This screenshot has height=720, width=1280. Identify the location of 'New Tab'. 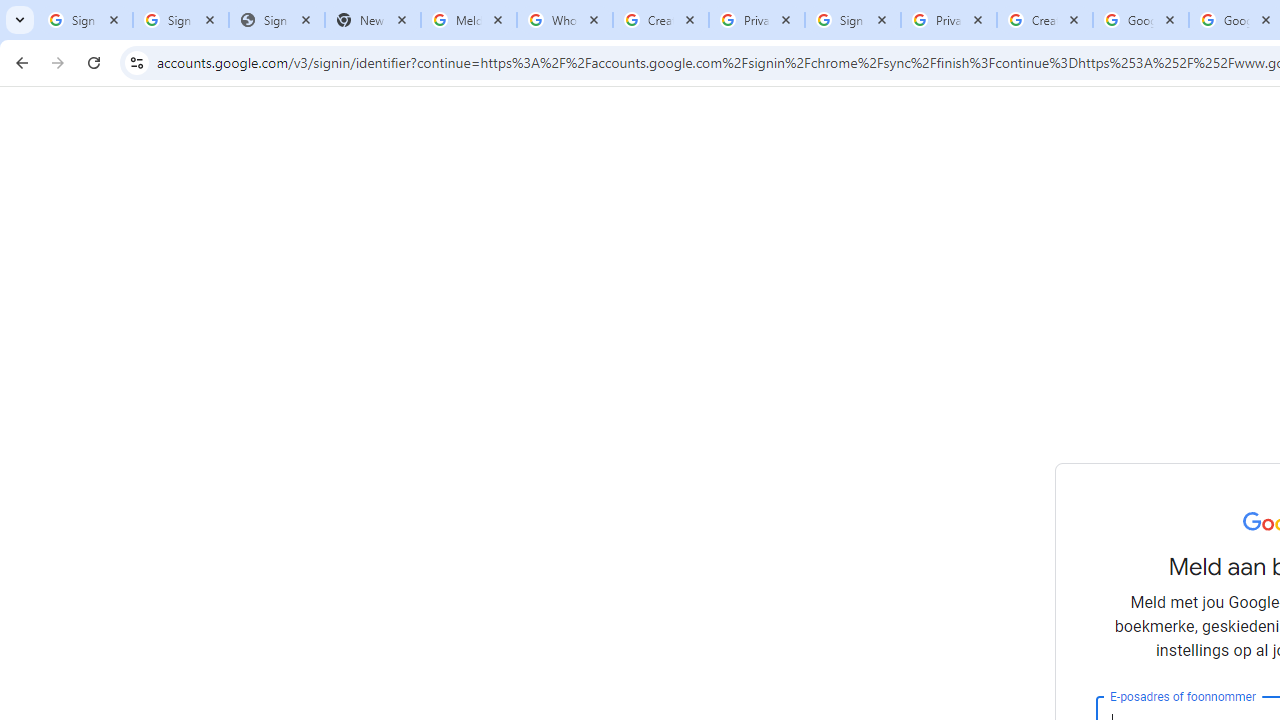
(373, 20).